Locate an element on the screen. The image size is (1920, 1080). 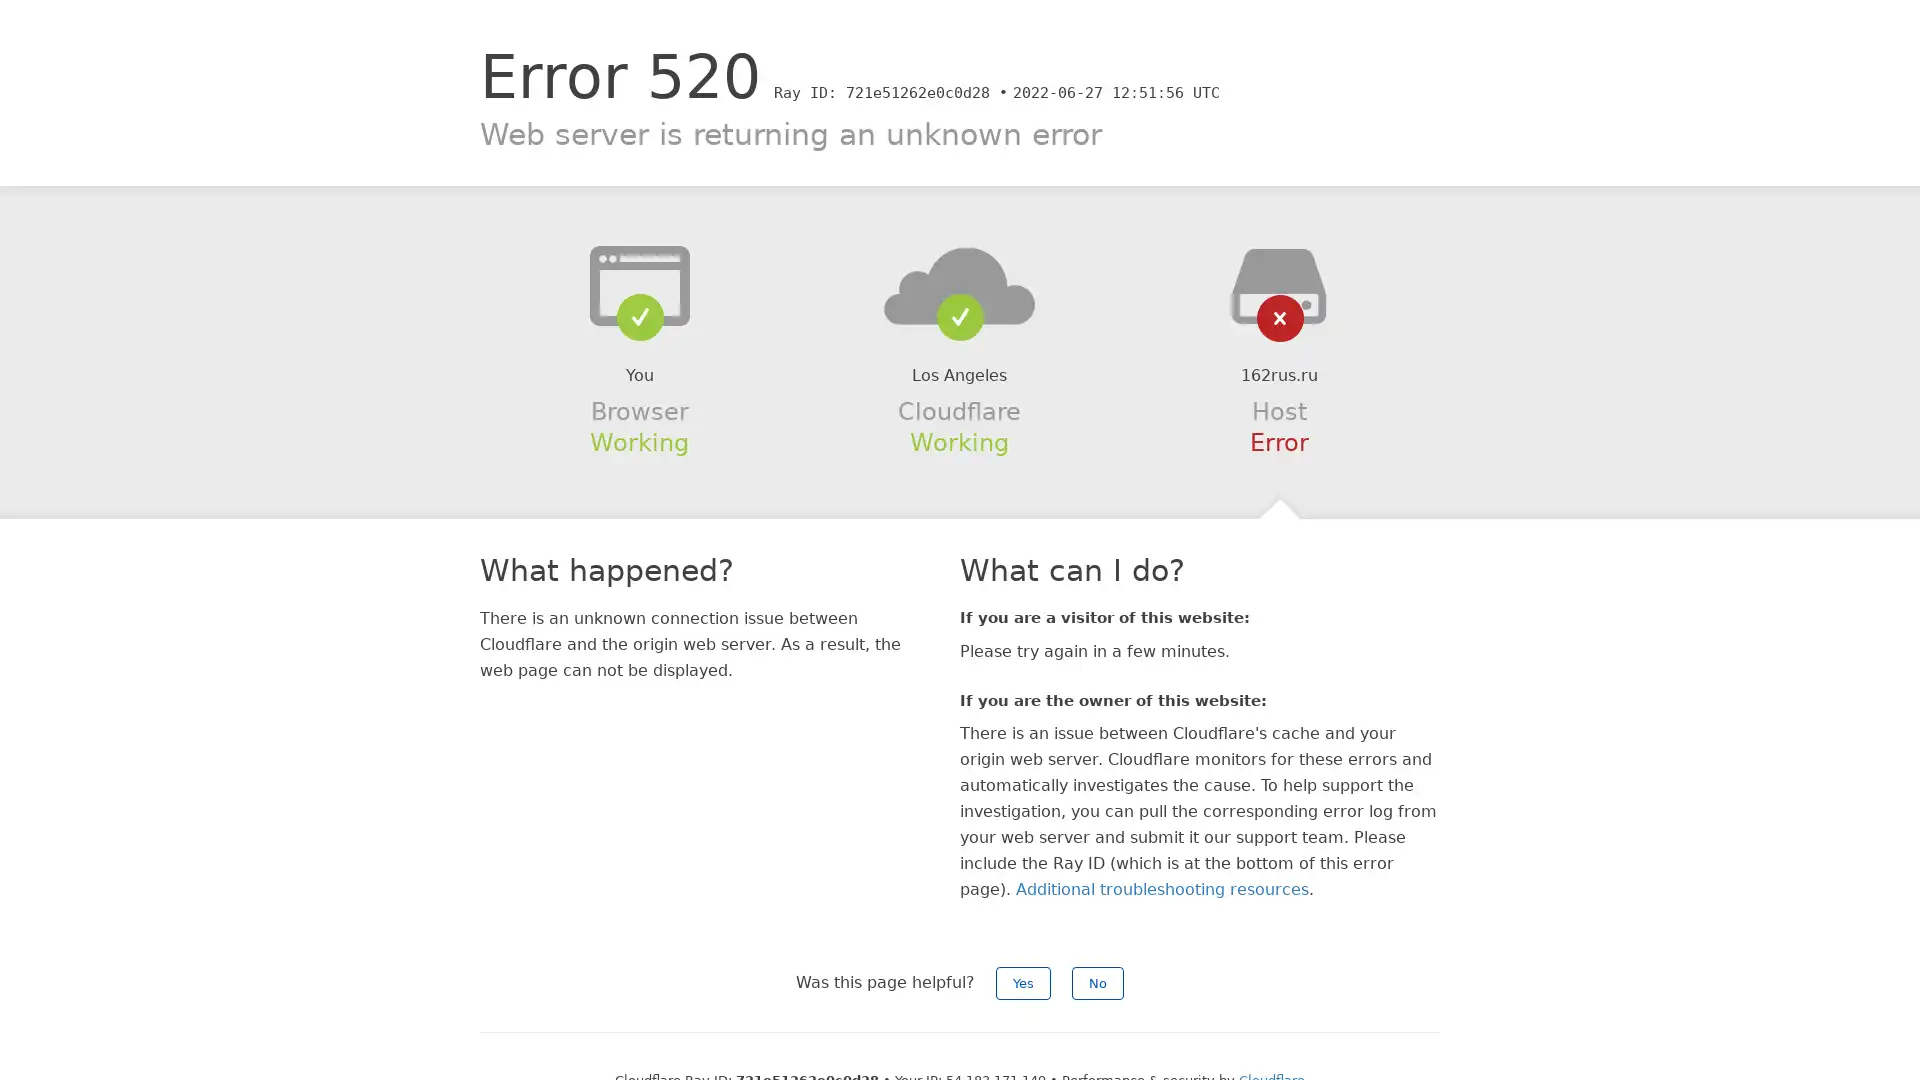
No is located at coordinates (1097, 982).